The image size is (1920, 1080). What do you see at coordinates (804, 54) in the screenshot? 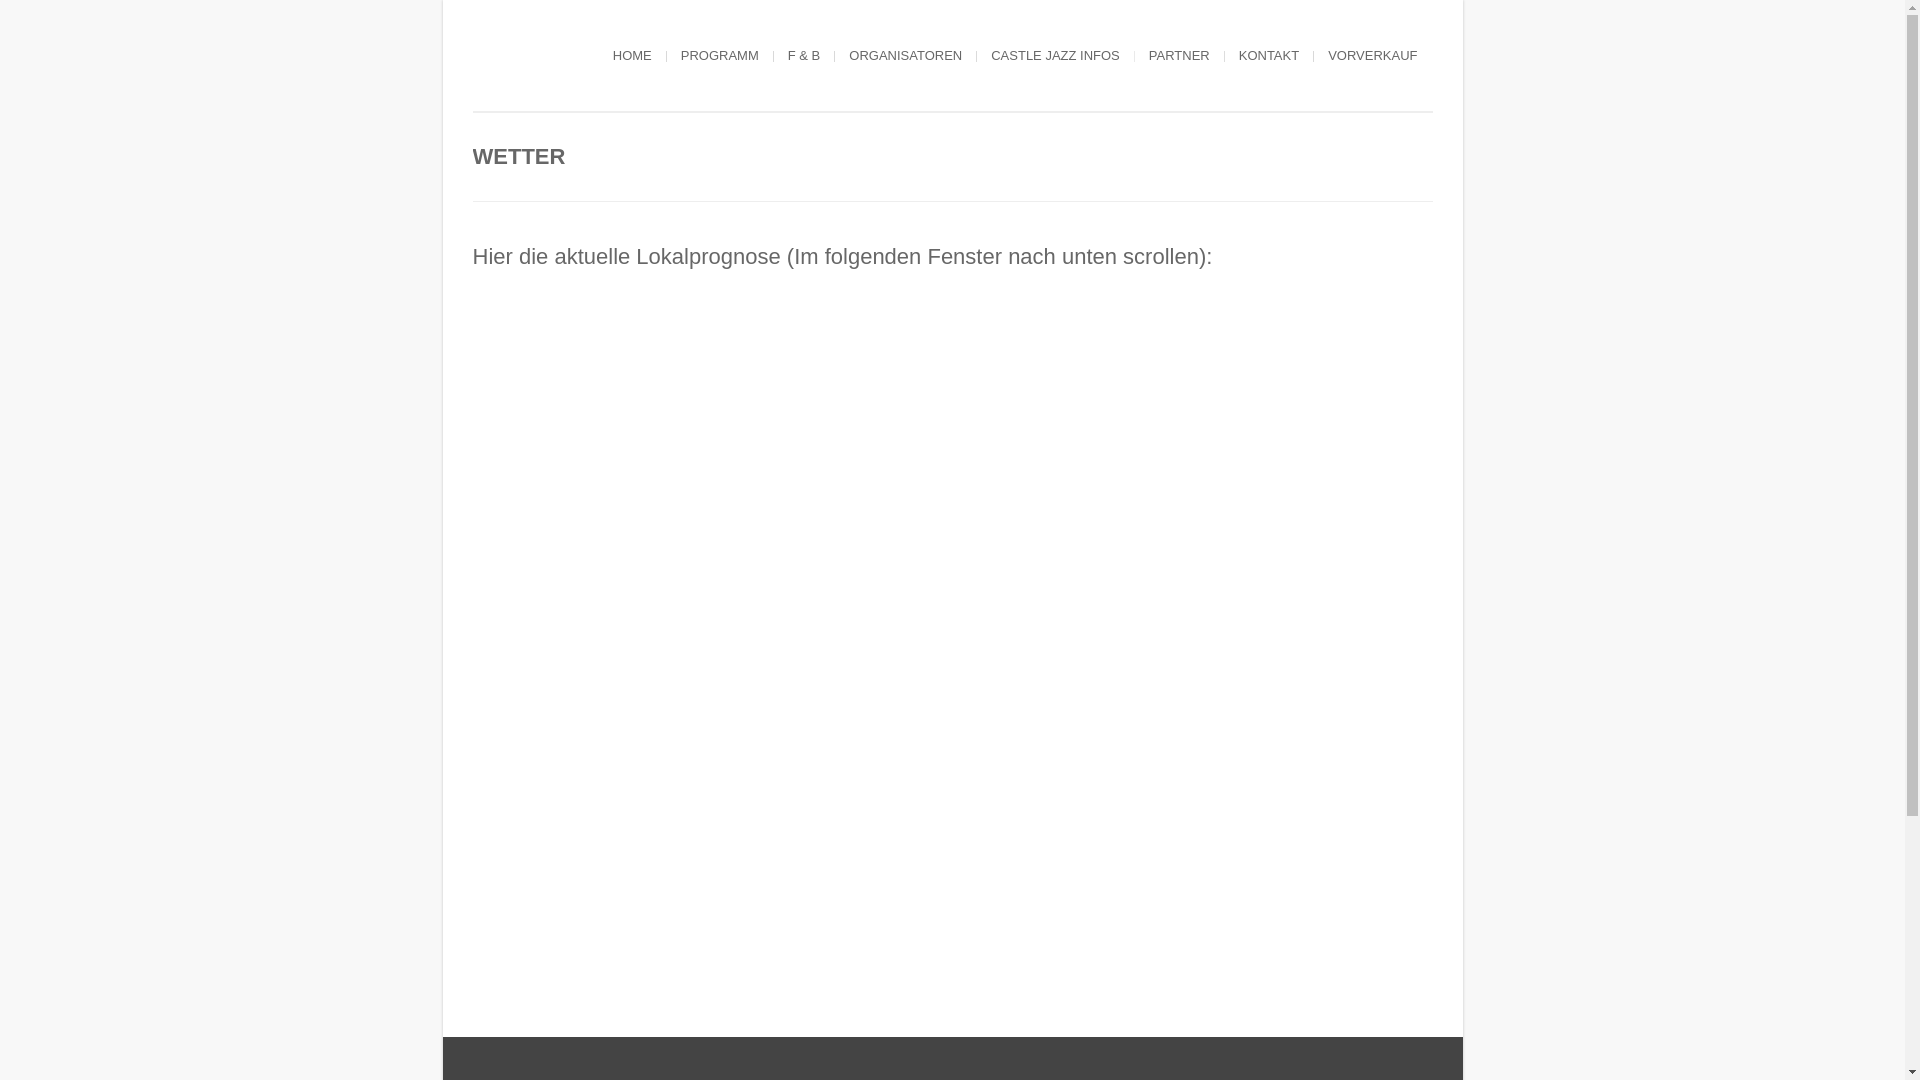
I see `'F & B'` at bounding box center [804, 54].